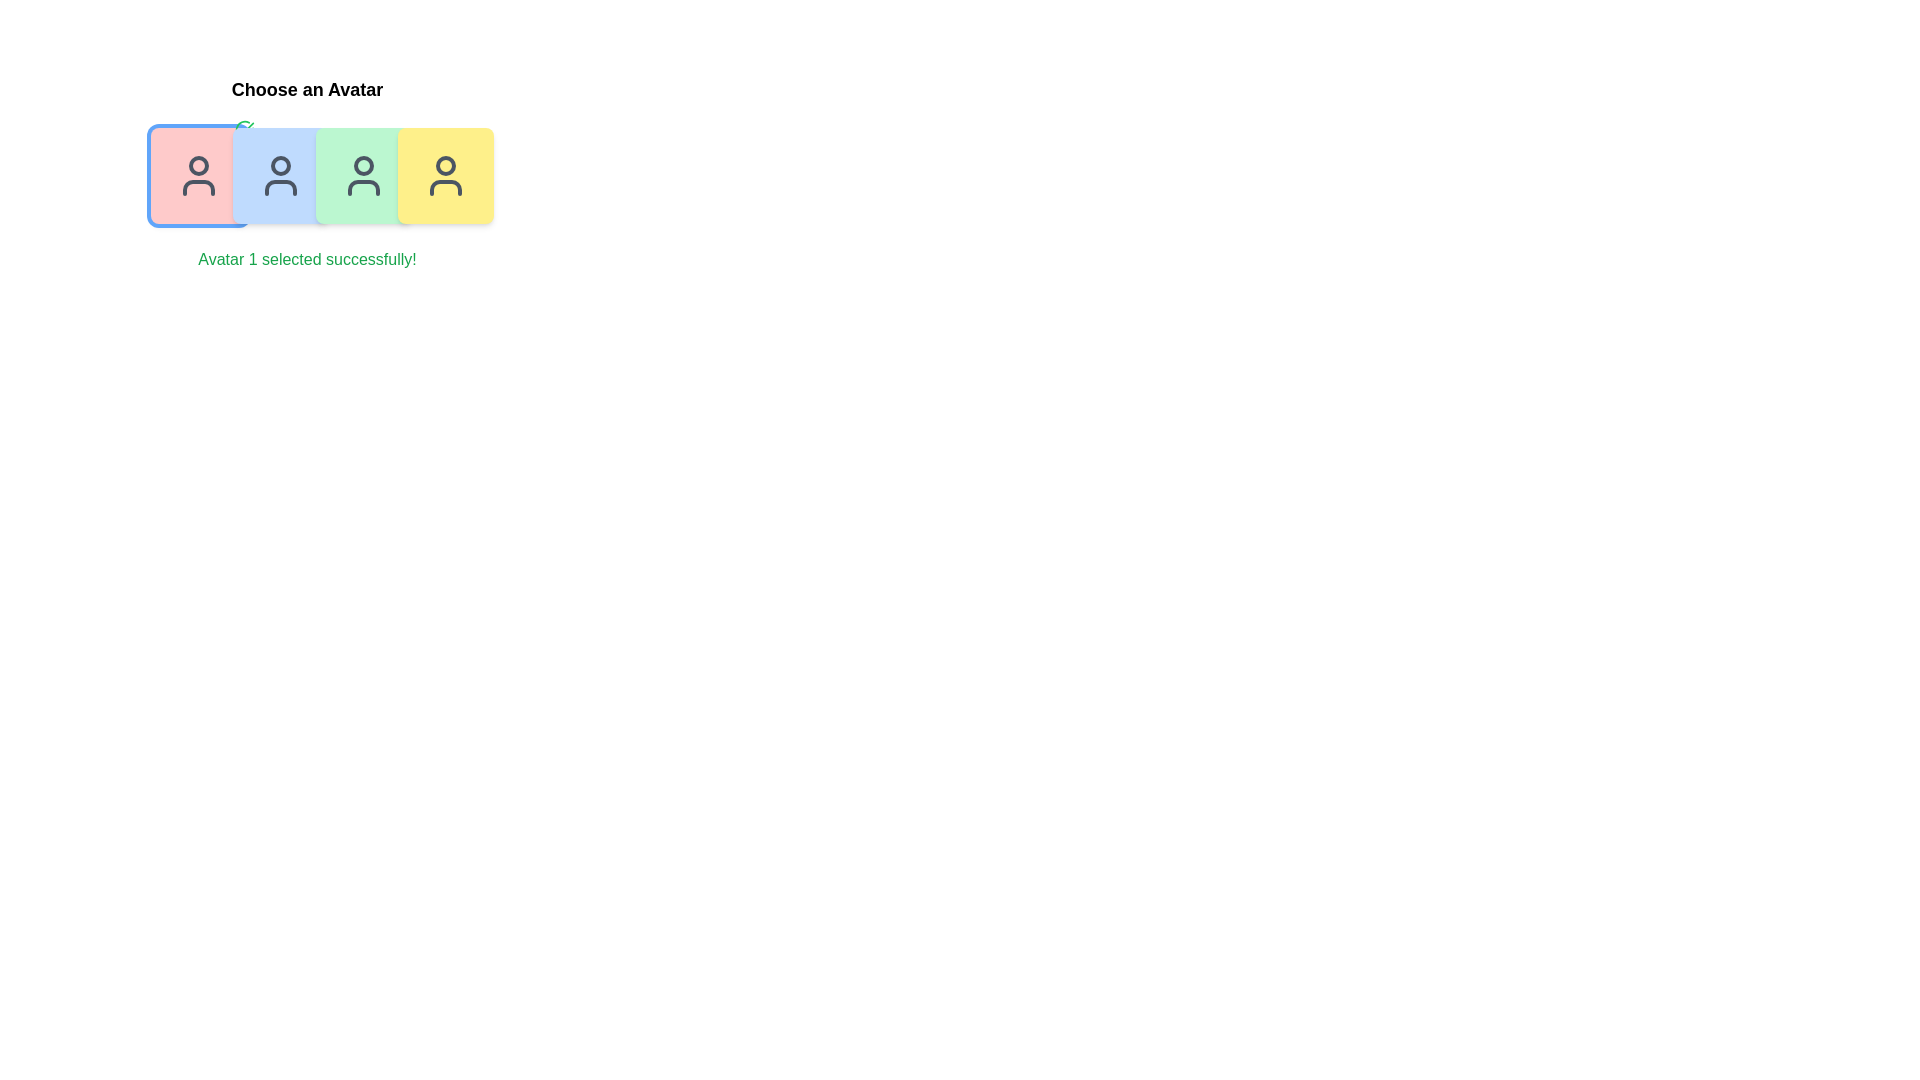 This screenshot has height=1080, width=1920. Describe the element at coordinates (198, 175) in the screenshot. I see `the avatar selection icon located at the leftmost button of the horizontal group of four buttons, below the 'Choose an Avatar' text` at that location.